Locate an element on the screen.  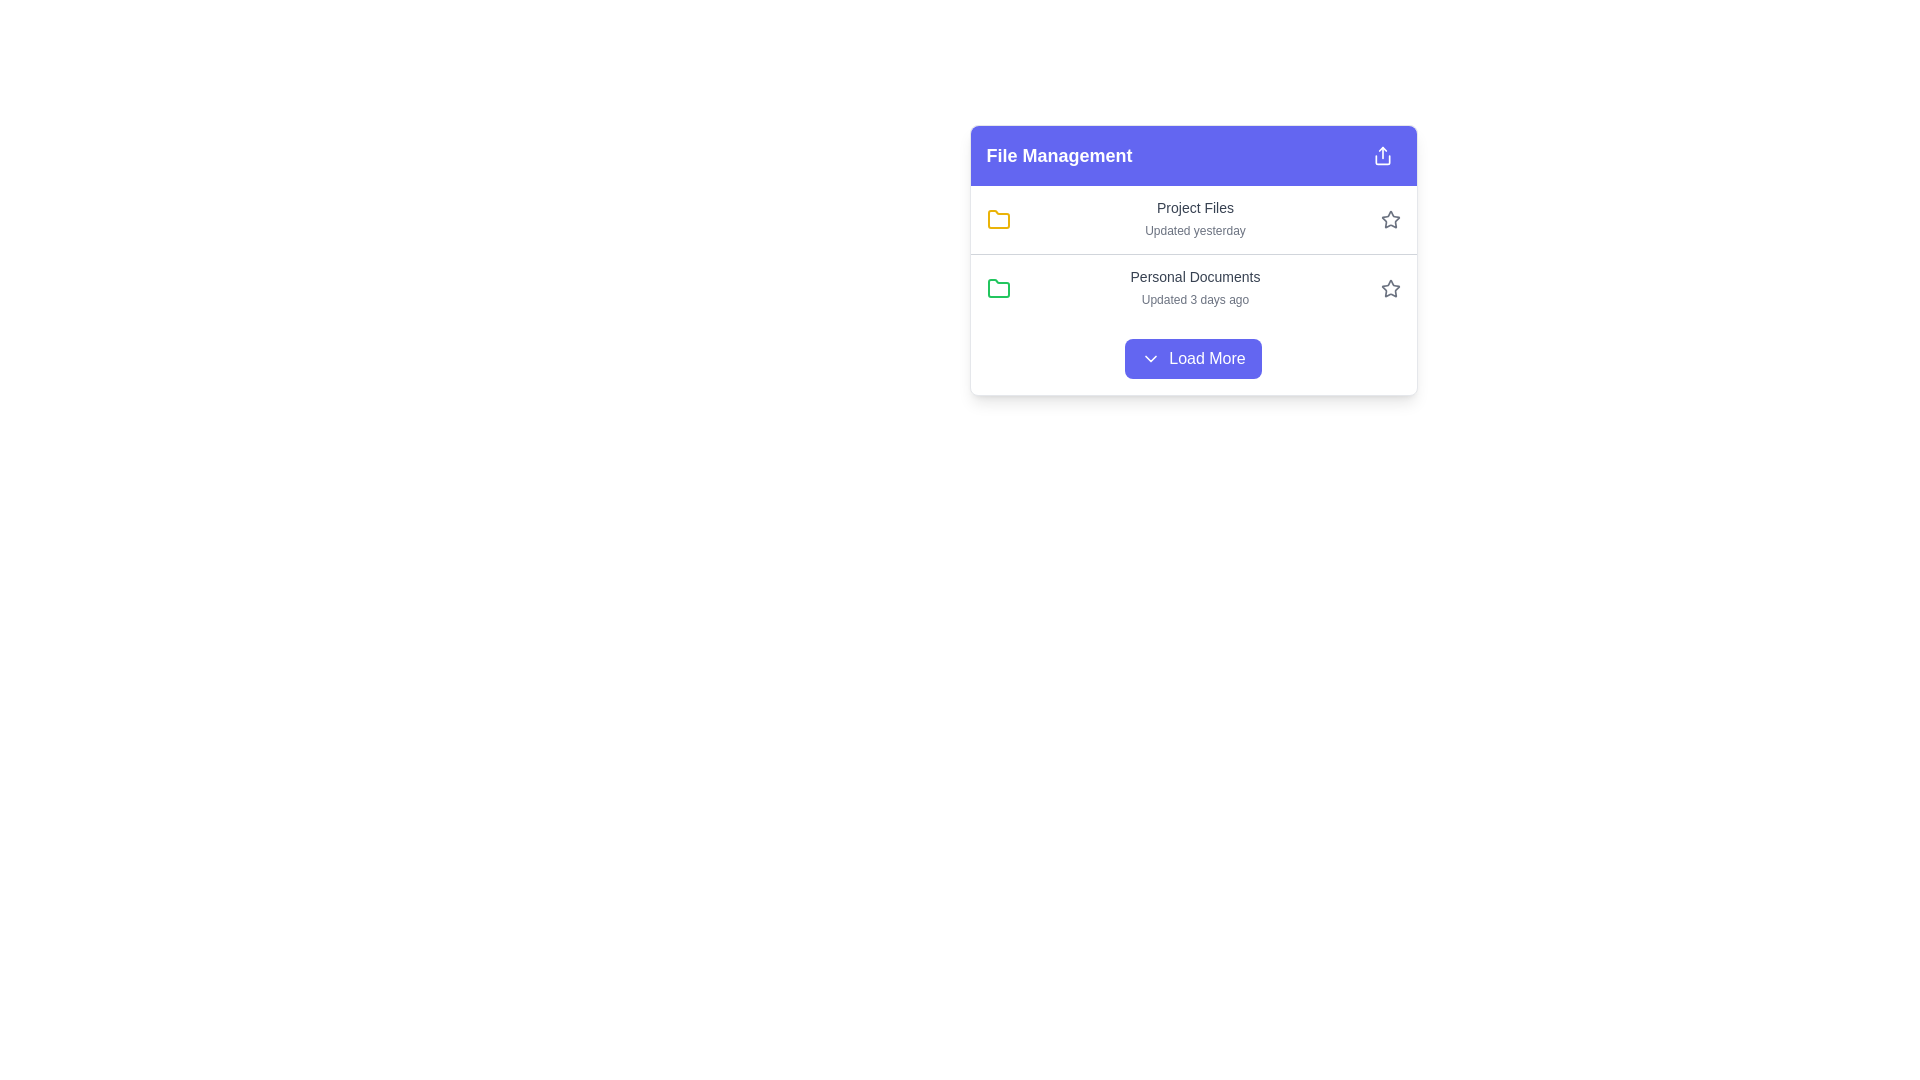
the button located at the bottom center of the 'File Management' card is located at coordinates (1193, 357).